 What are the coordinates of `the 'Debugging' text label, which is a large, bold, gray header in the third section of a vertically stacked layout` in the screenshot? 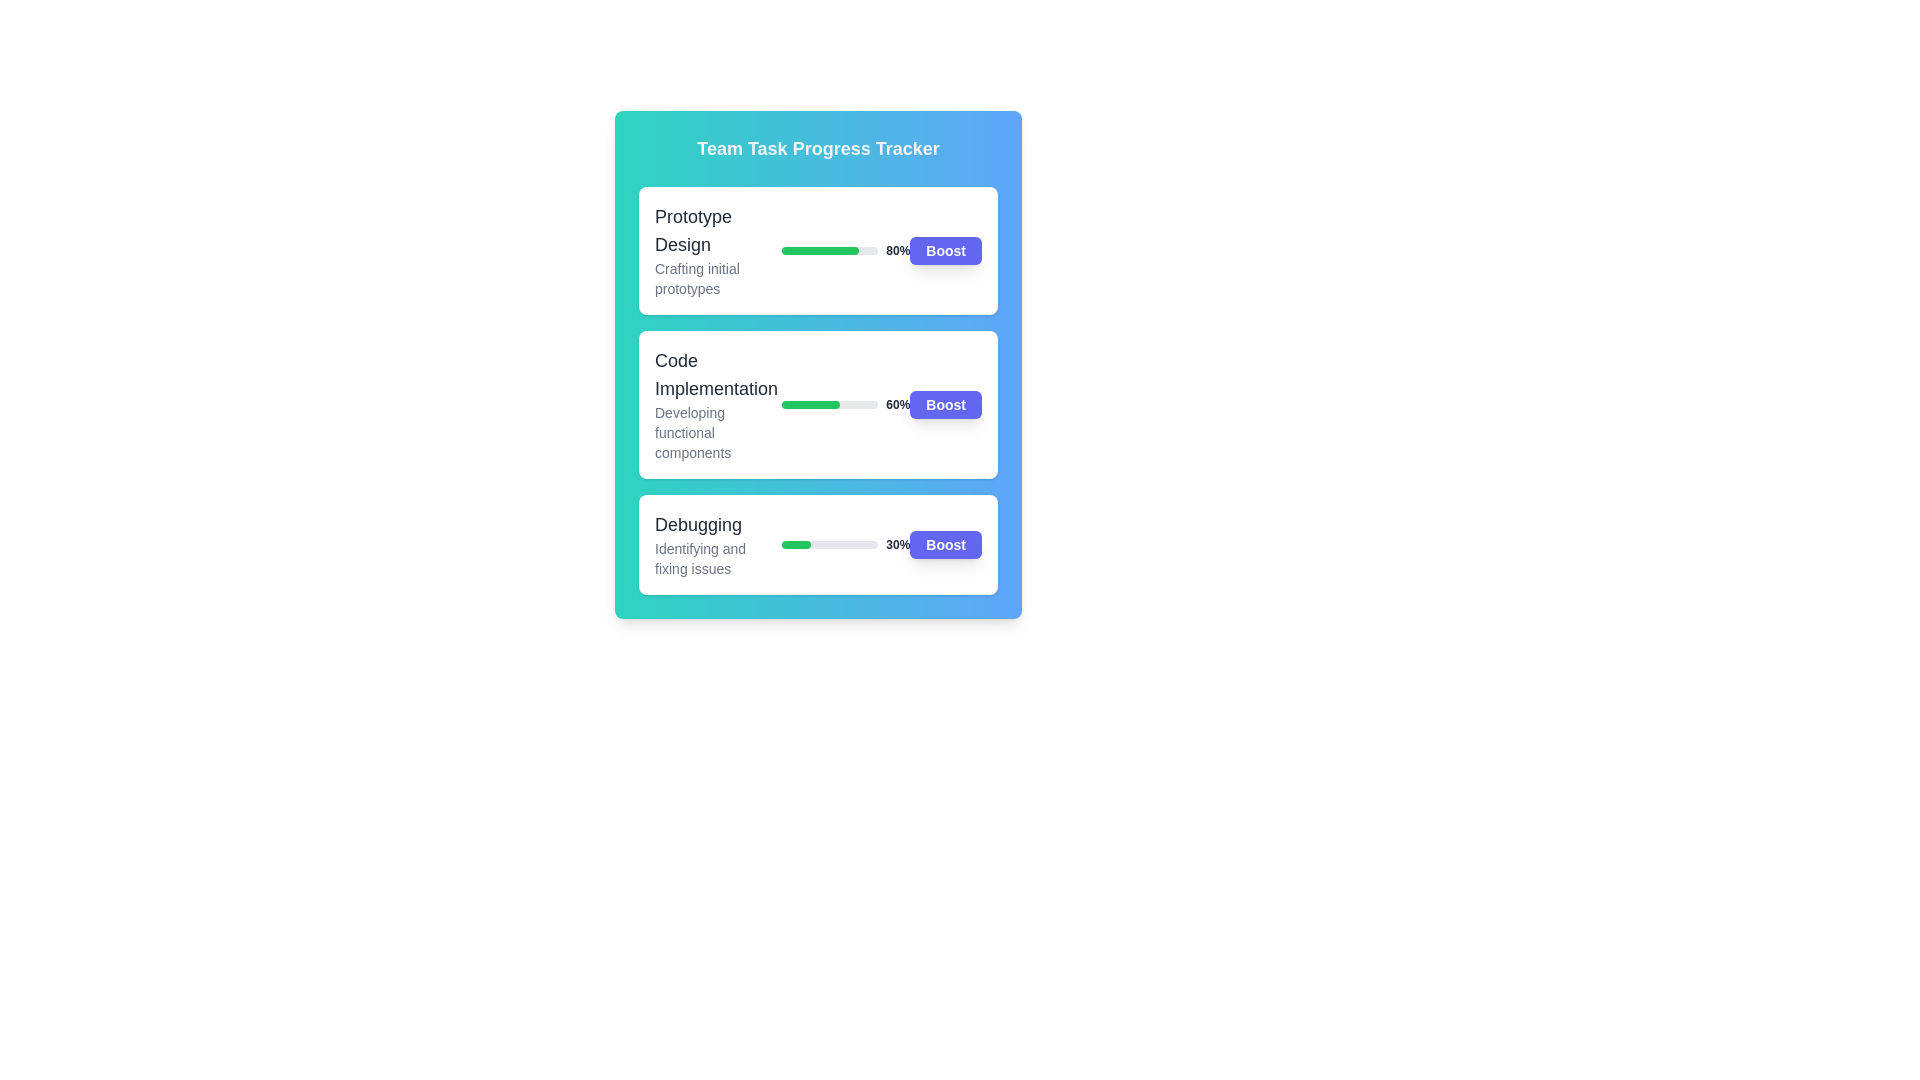 It's located at (718, 523).